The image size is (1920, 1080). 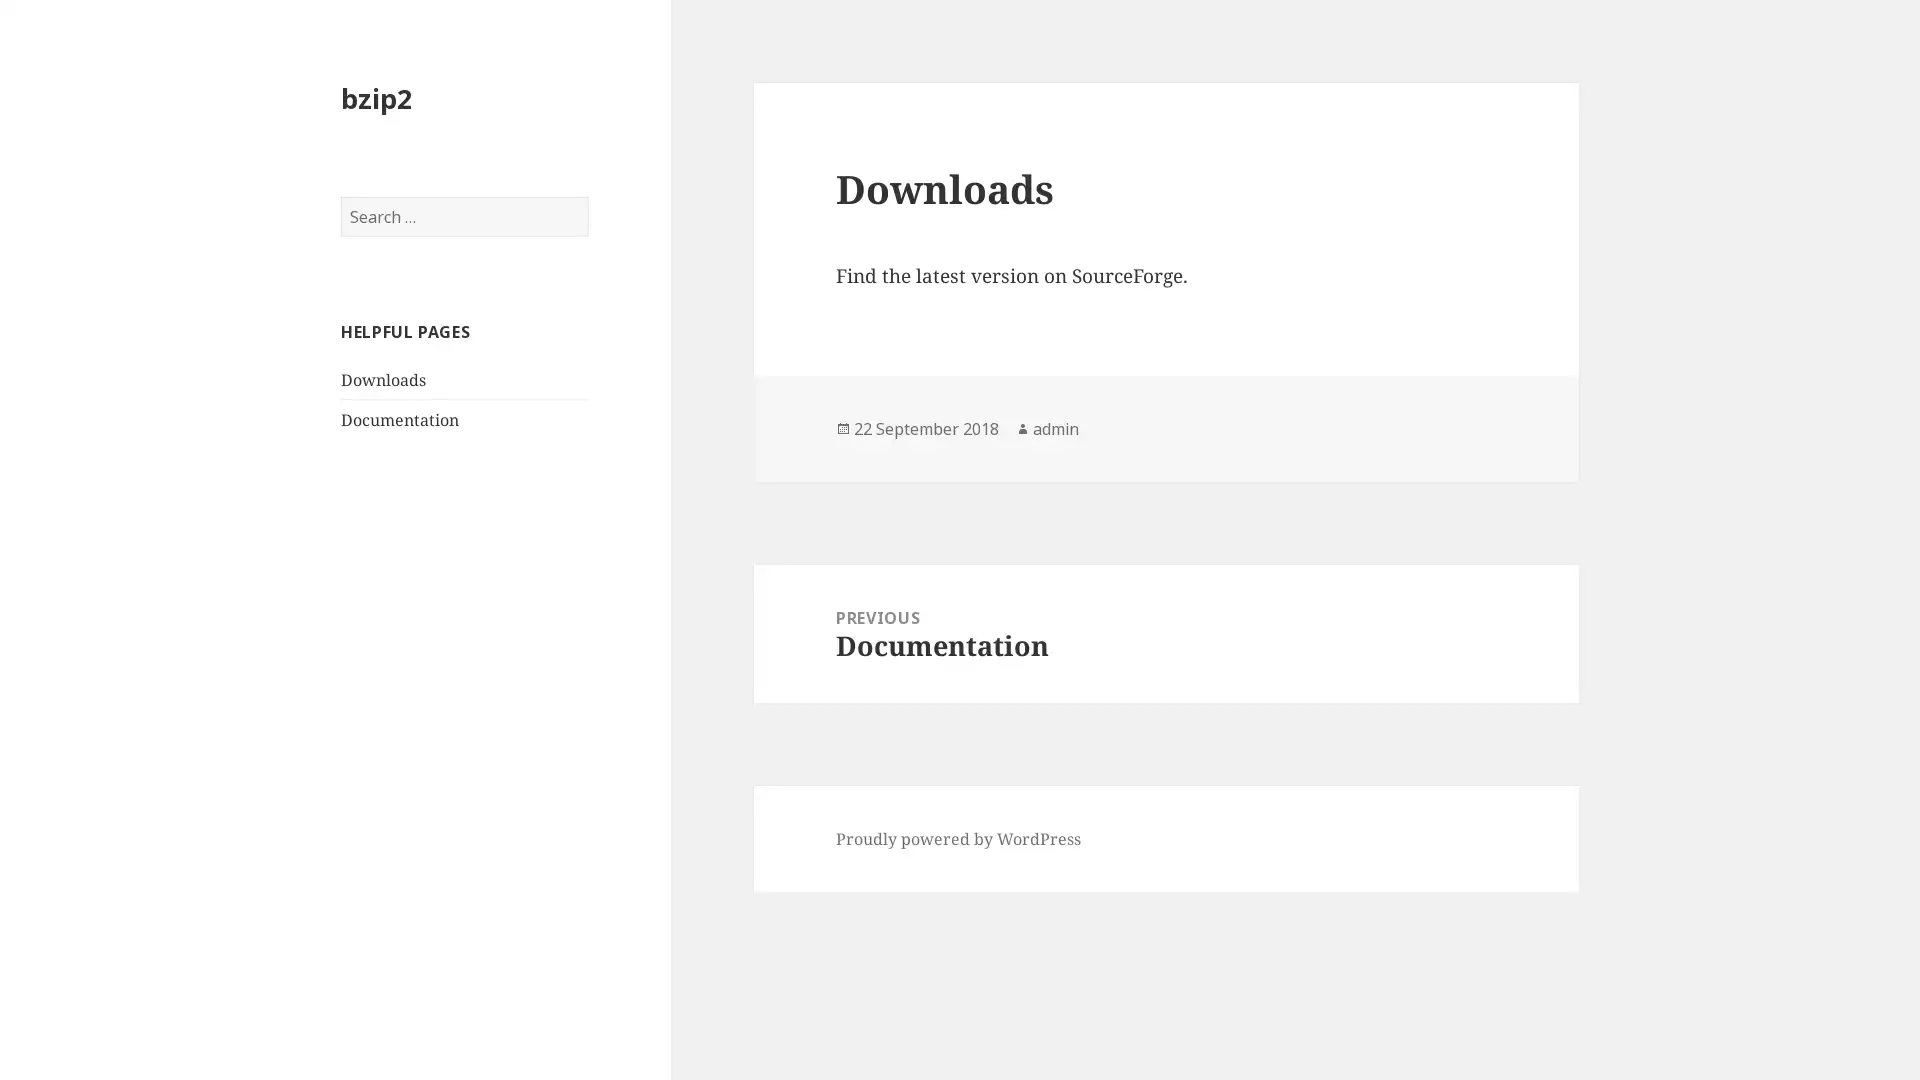 What do you see at coordinates (587, 197) in the screenshot?
I see `Search` at bounding box center [587, 197].